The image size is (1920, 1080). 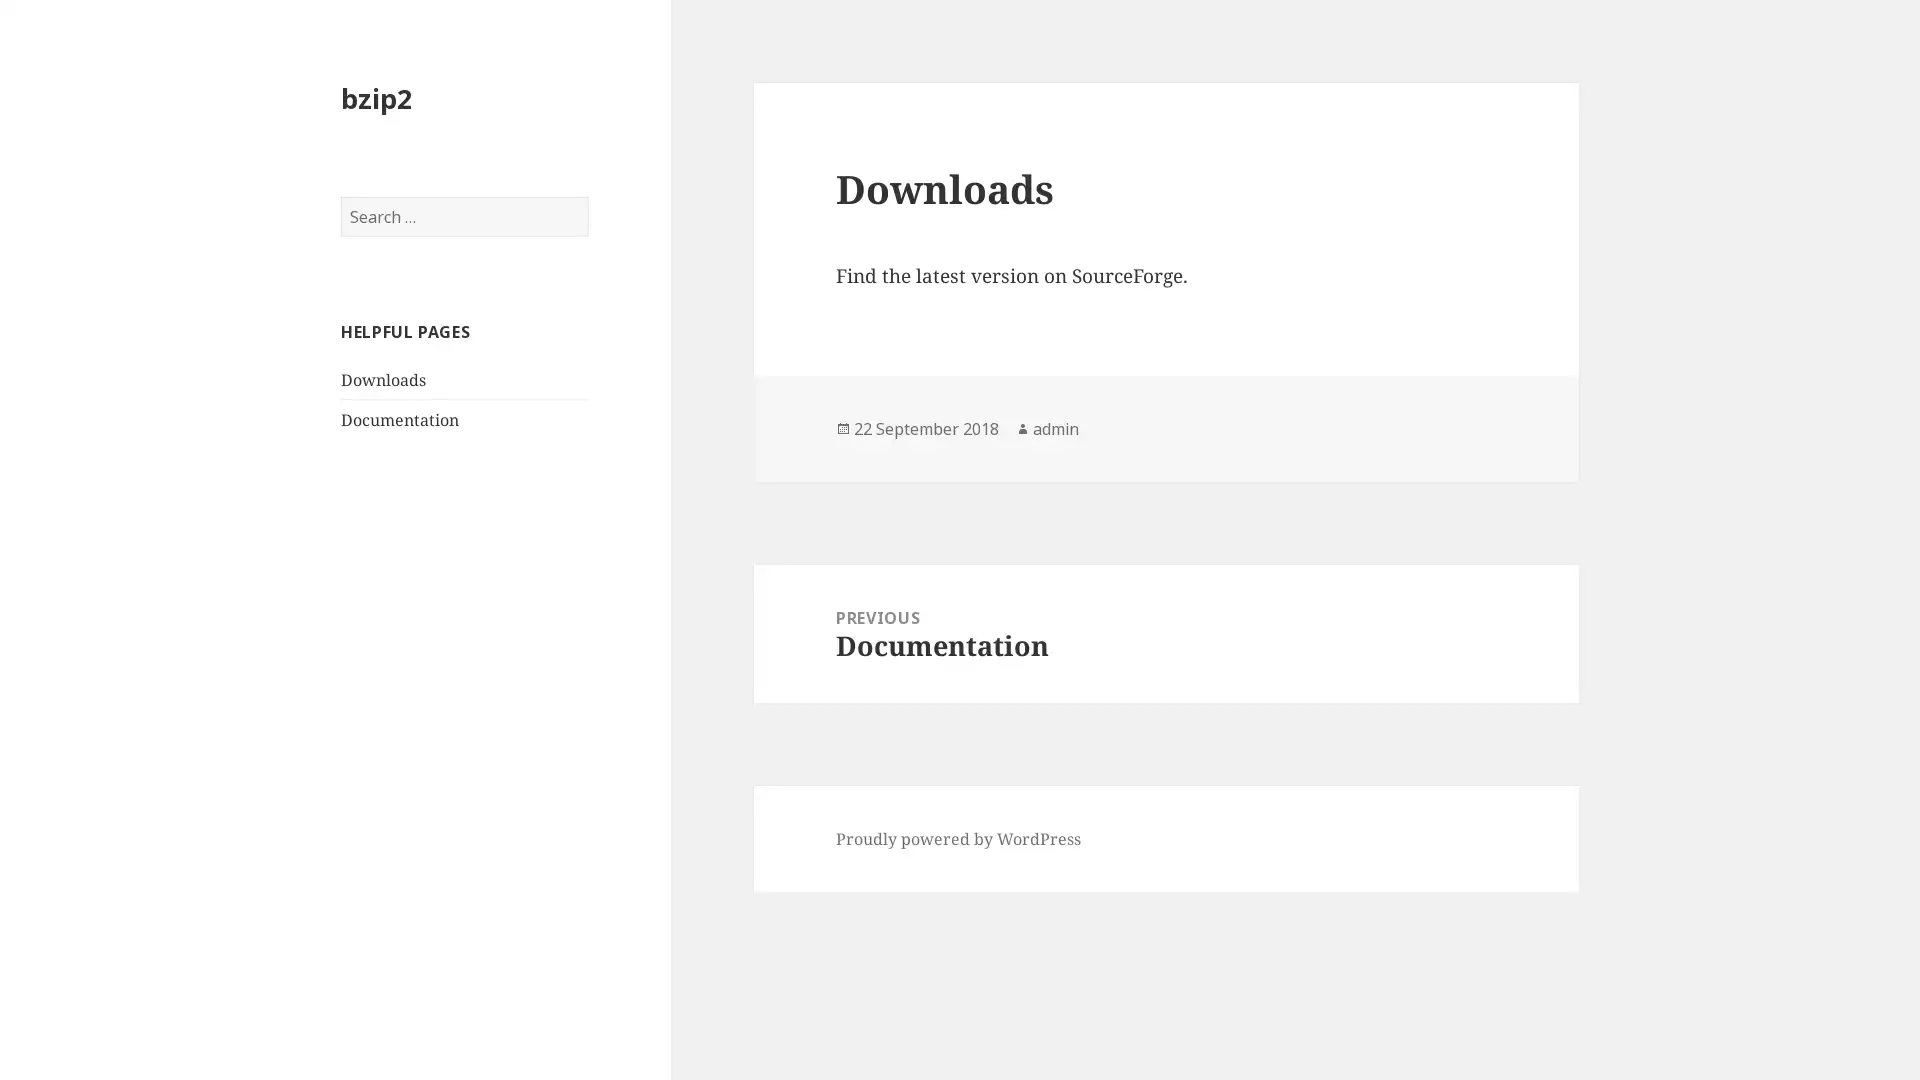 What do you see at coordinates (587, 197) in the screenshot?
I see `Search` at bounding box center [587, 197].